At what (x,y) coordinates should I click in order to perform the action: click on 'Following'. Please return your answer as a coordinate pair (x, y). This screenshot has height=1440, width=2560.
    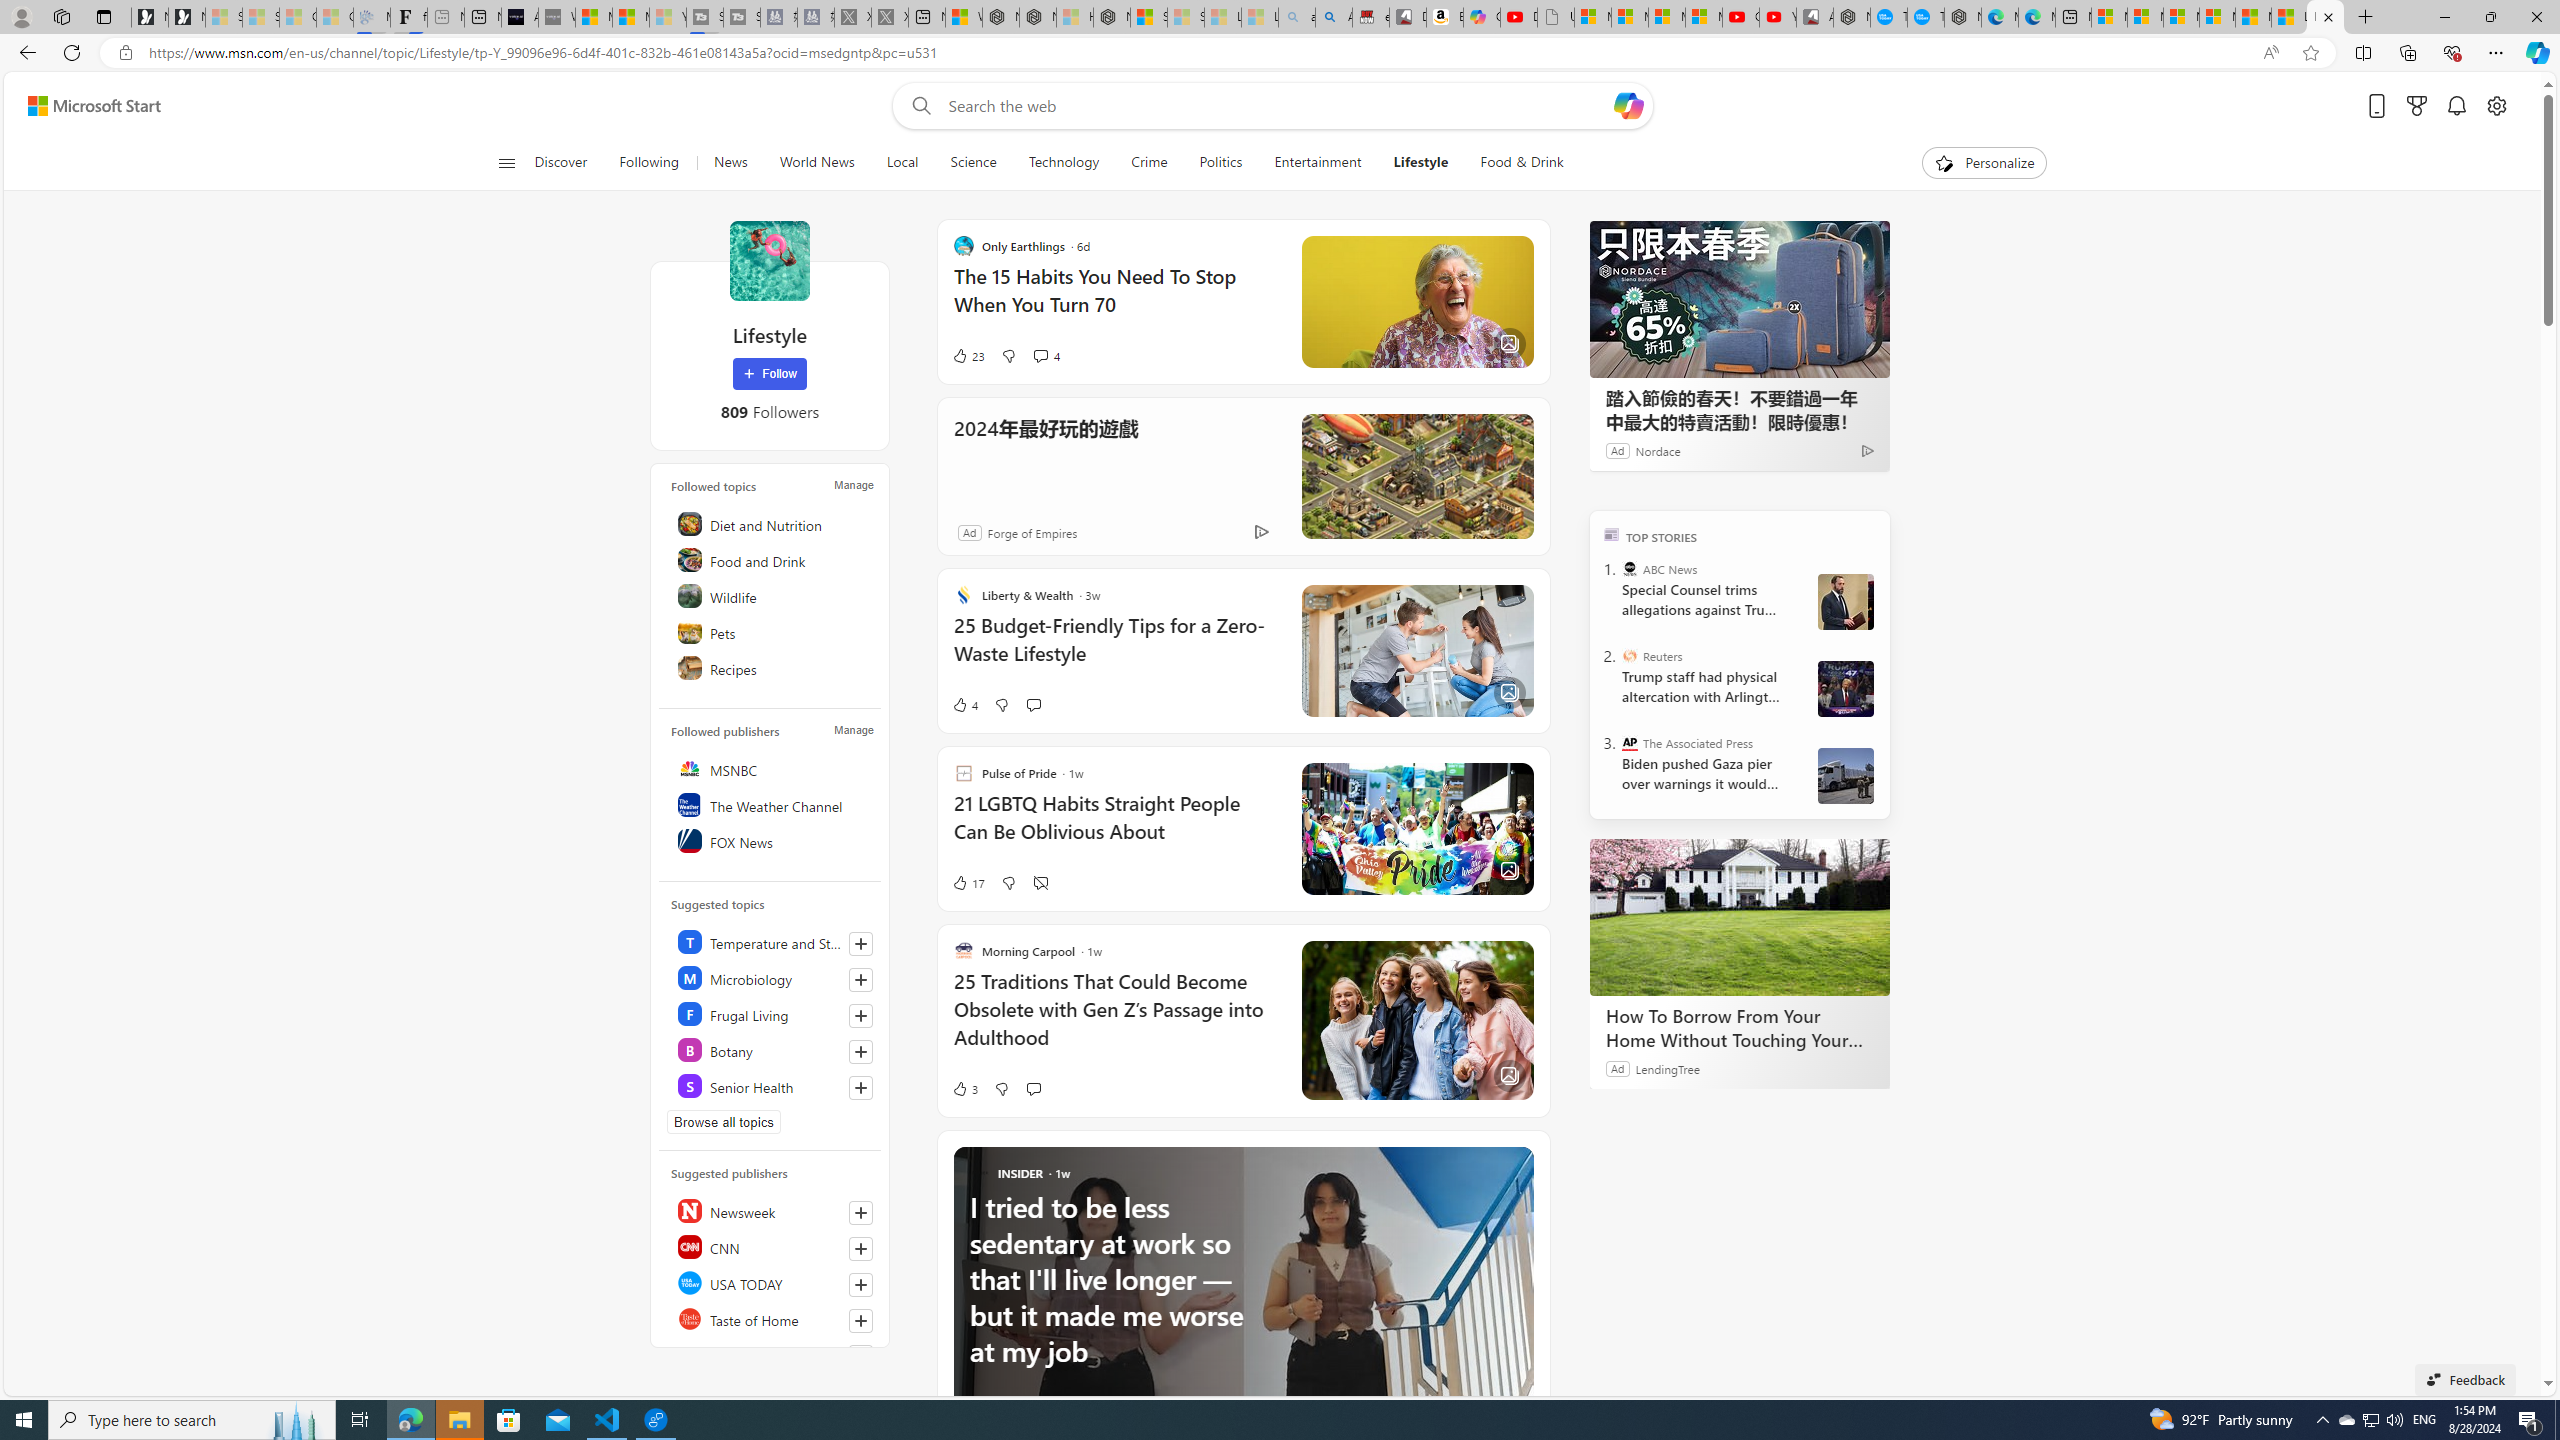
    Looking at the image, I should click on (651, 162).